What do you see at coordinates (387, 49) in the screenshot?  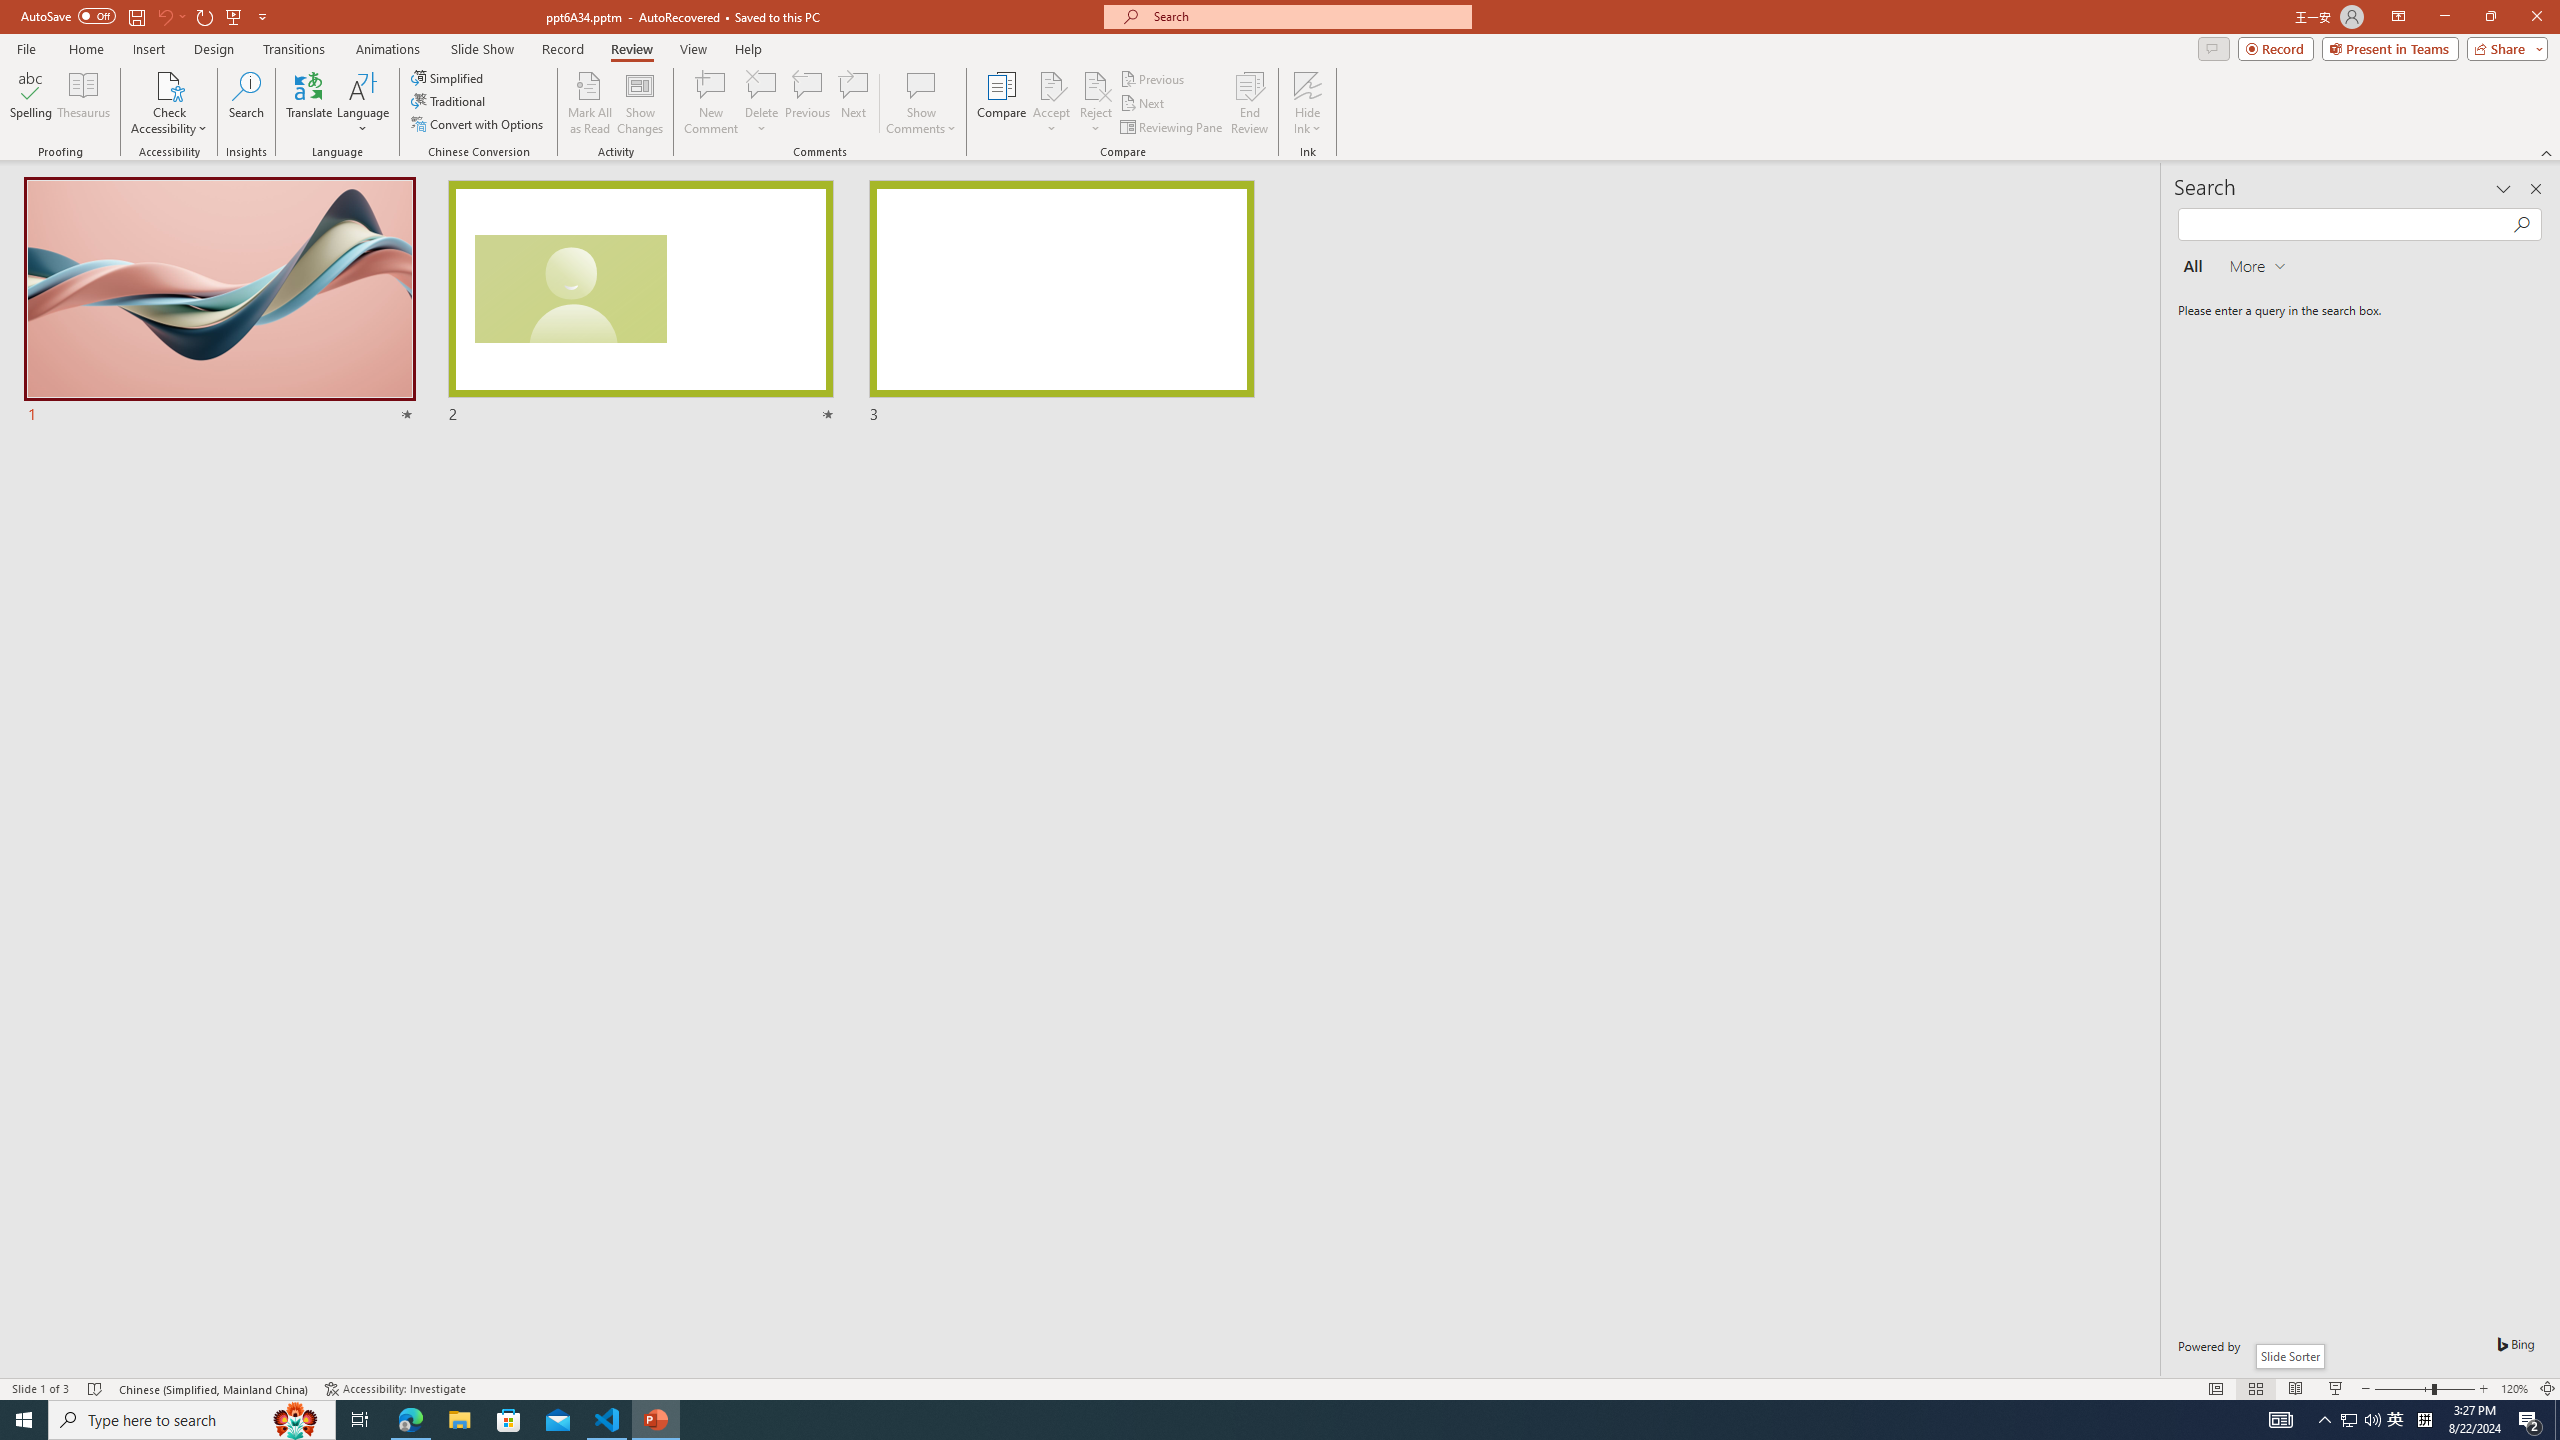 I see `'Animations'` at bounding box center [387, 49].